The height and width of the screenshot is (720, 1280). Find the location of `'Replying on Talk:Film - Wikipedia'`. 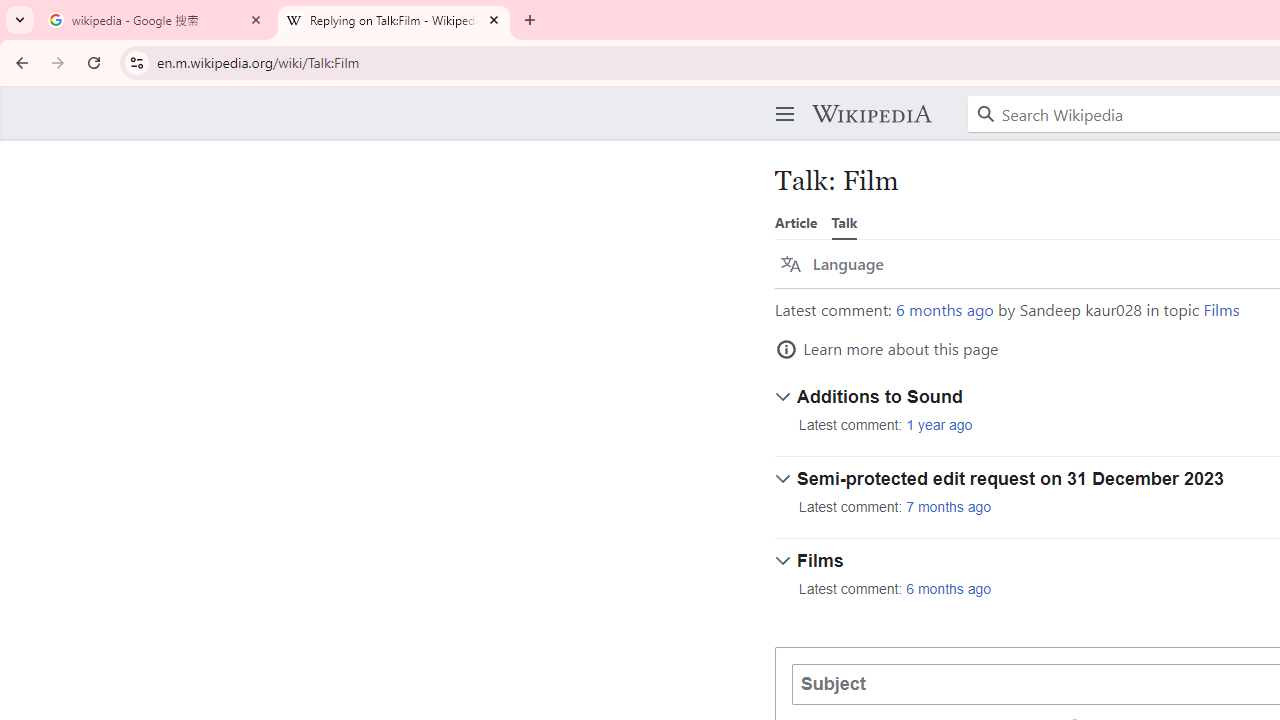

'Replying on Talk:Film - Wikipedia' is located at coordinates (394, 20).